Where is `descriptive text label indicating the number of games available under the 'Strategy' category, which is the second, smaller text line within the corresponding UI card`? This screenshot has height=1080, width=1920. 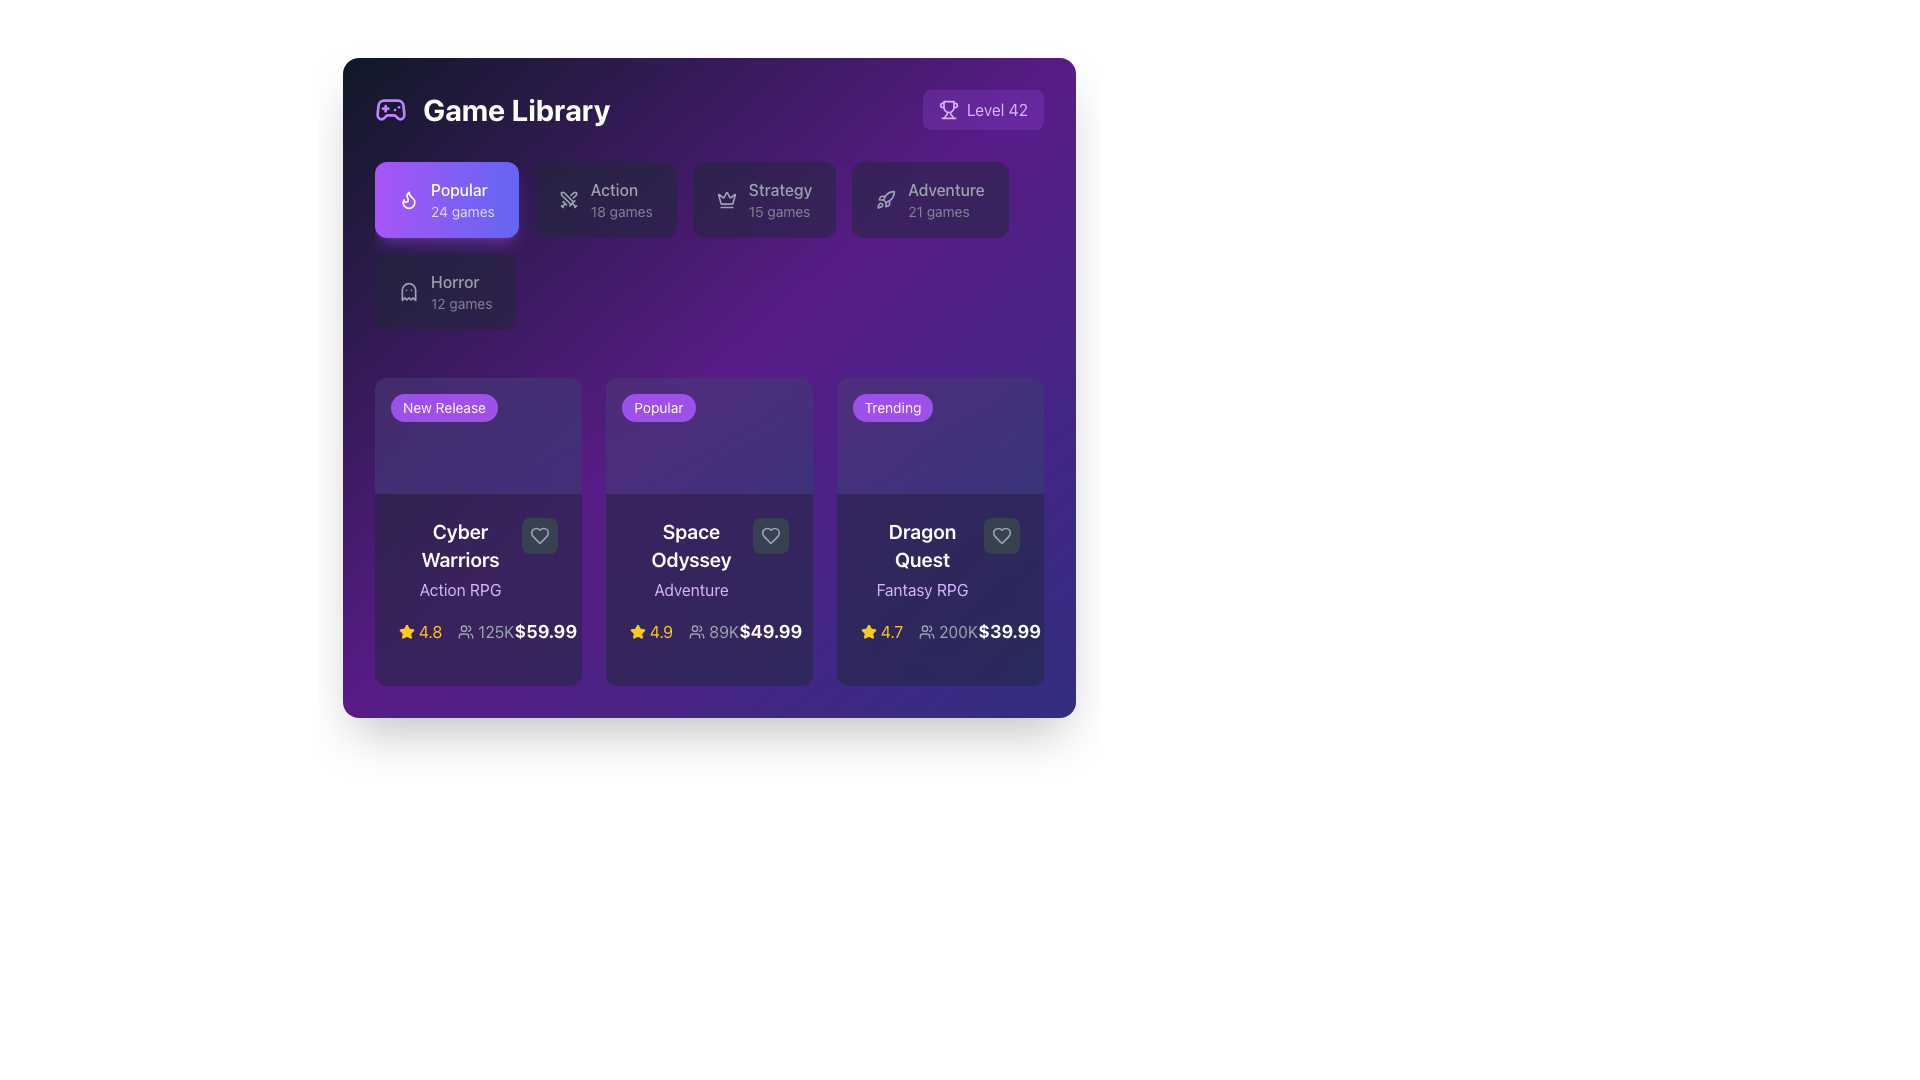 descriptive text label indicating the number of games available under the 'Strategy' category, which is the second, smaller text line within the corresponding UI card is located at coordinates (779, 212).